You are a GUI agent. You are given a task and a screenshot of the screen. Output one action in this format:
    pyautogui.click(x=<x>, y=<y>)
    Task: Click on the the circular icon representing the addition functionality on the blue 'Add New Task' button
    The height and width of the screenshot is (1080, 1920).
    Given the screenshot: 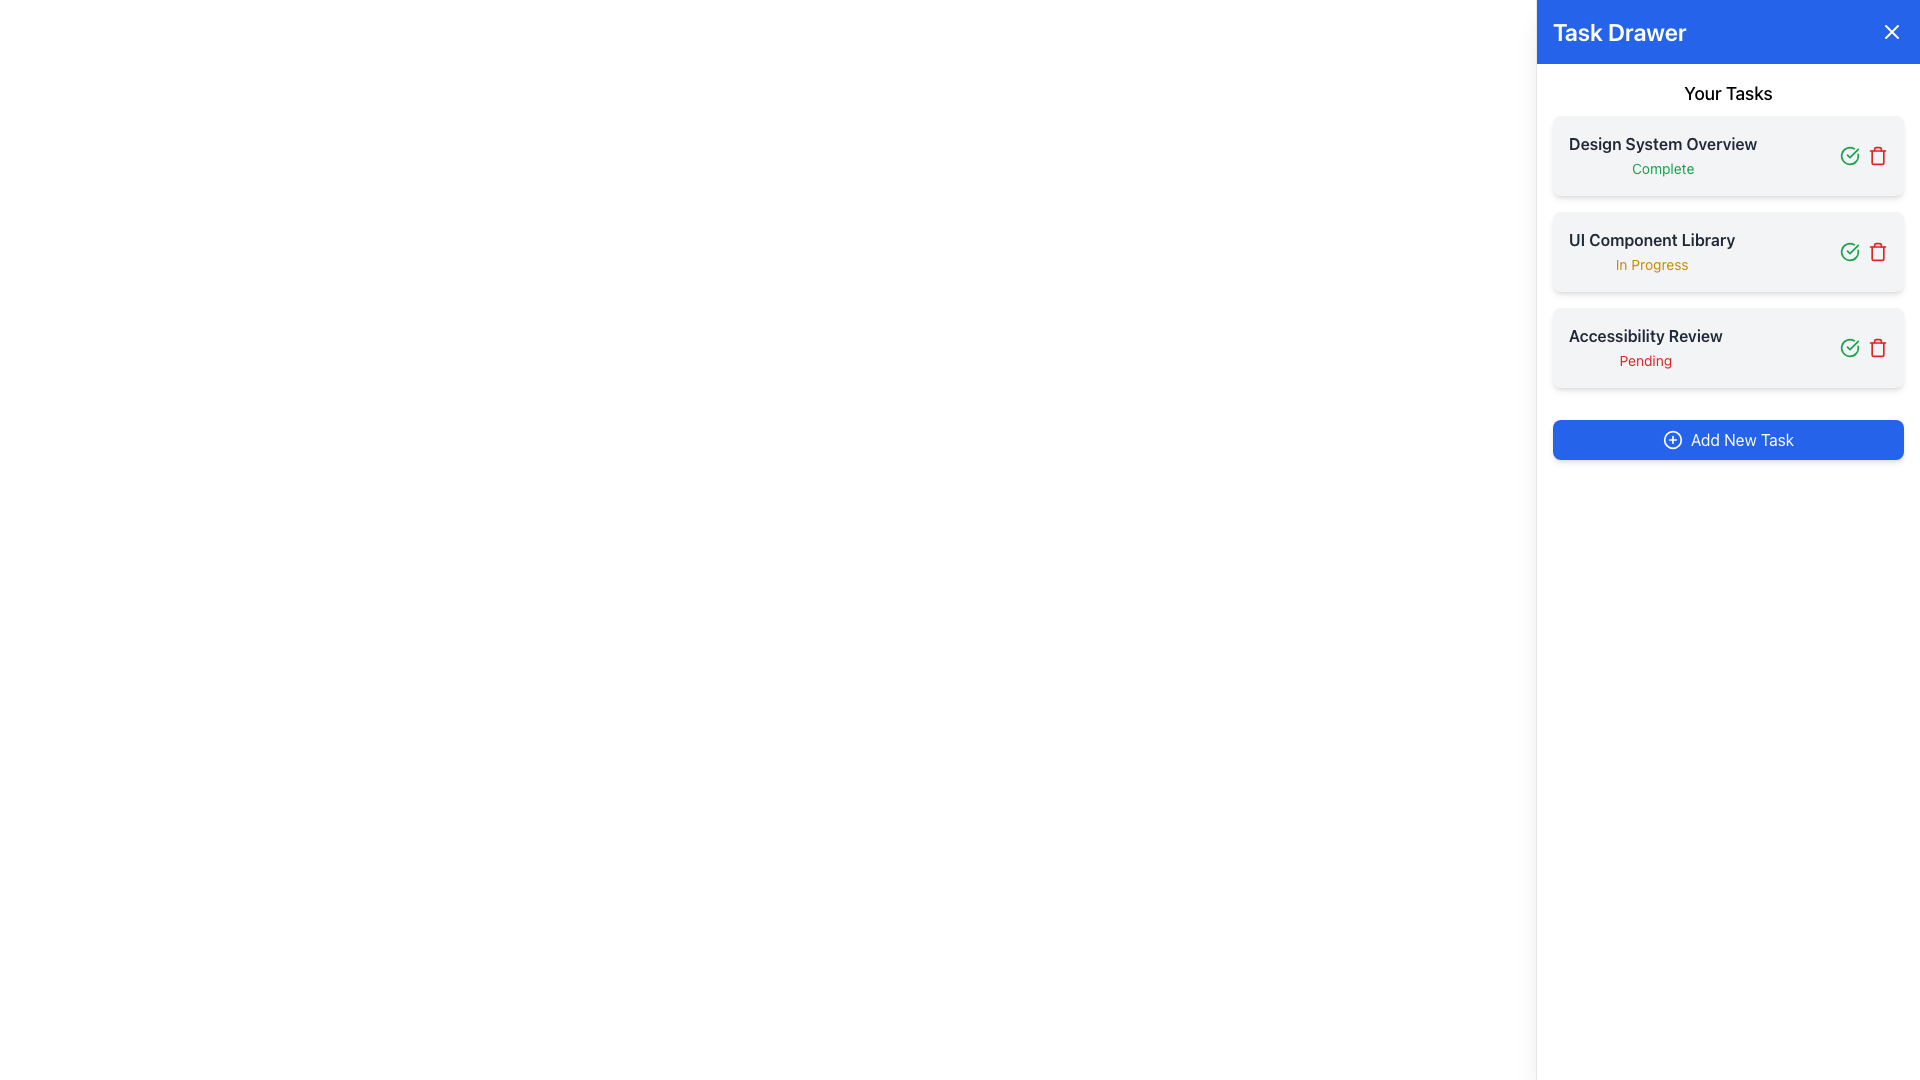 What is the action you would take?
    pyautogui.click(x=1672, y=438)
    